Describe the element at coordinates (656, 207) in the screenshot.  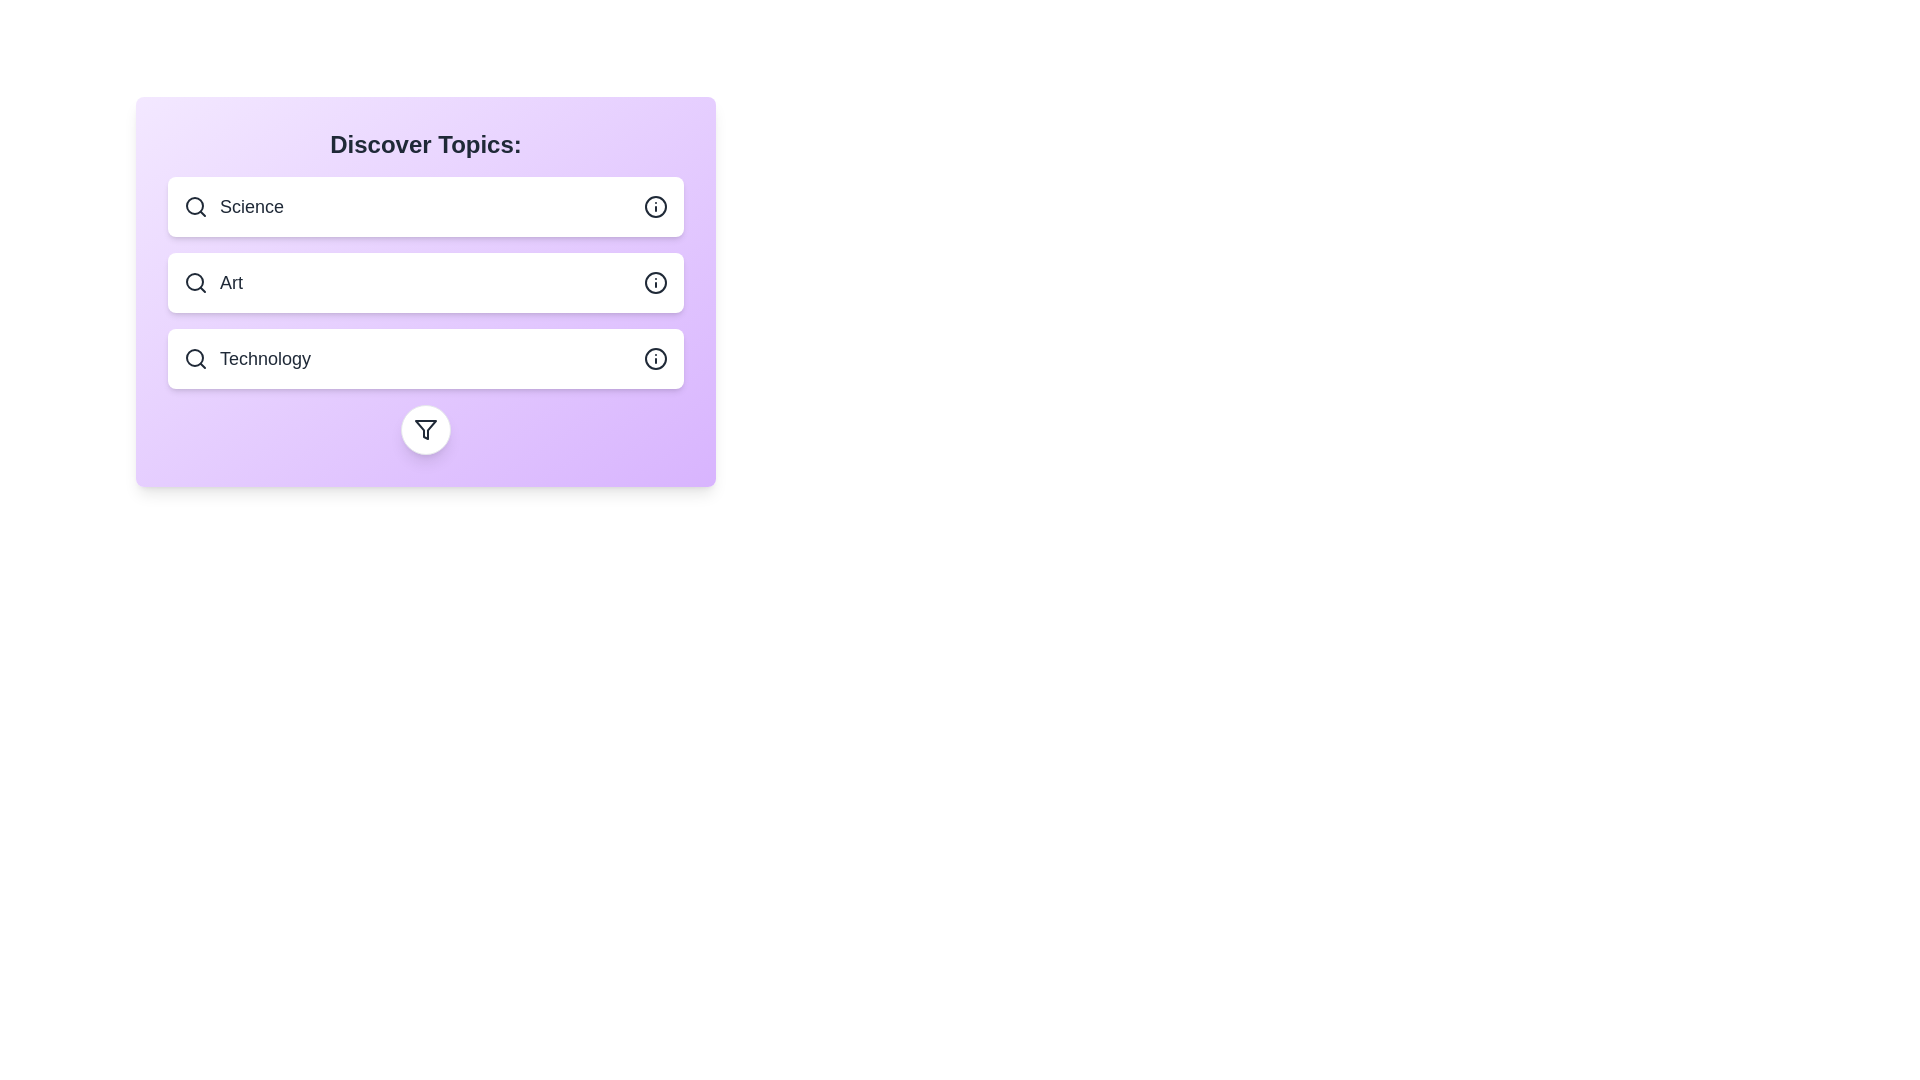
I see `information icon next to the topic Science` at that location.